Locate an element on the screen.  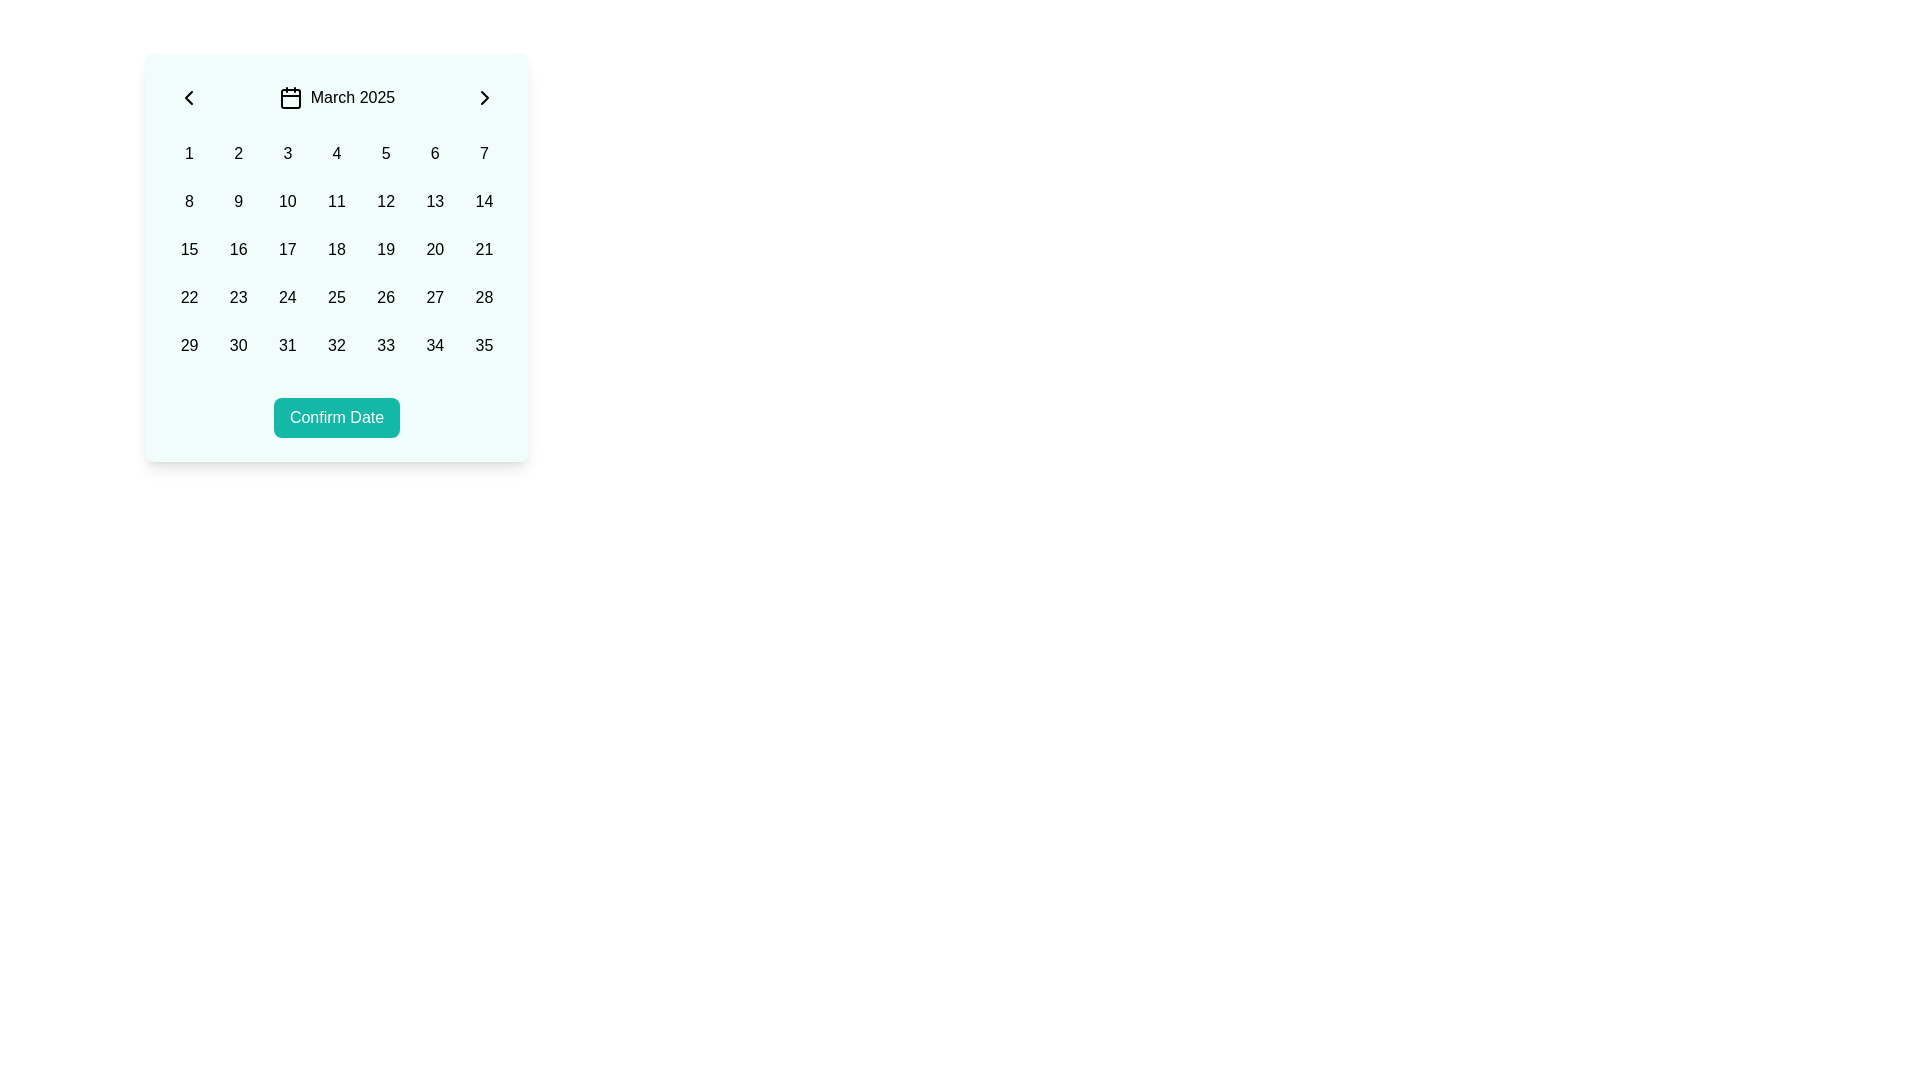
the rightward-facing chevron icon located in the top-right corner of the calendar interface is located at coordinates (484, 97).